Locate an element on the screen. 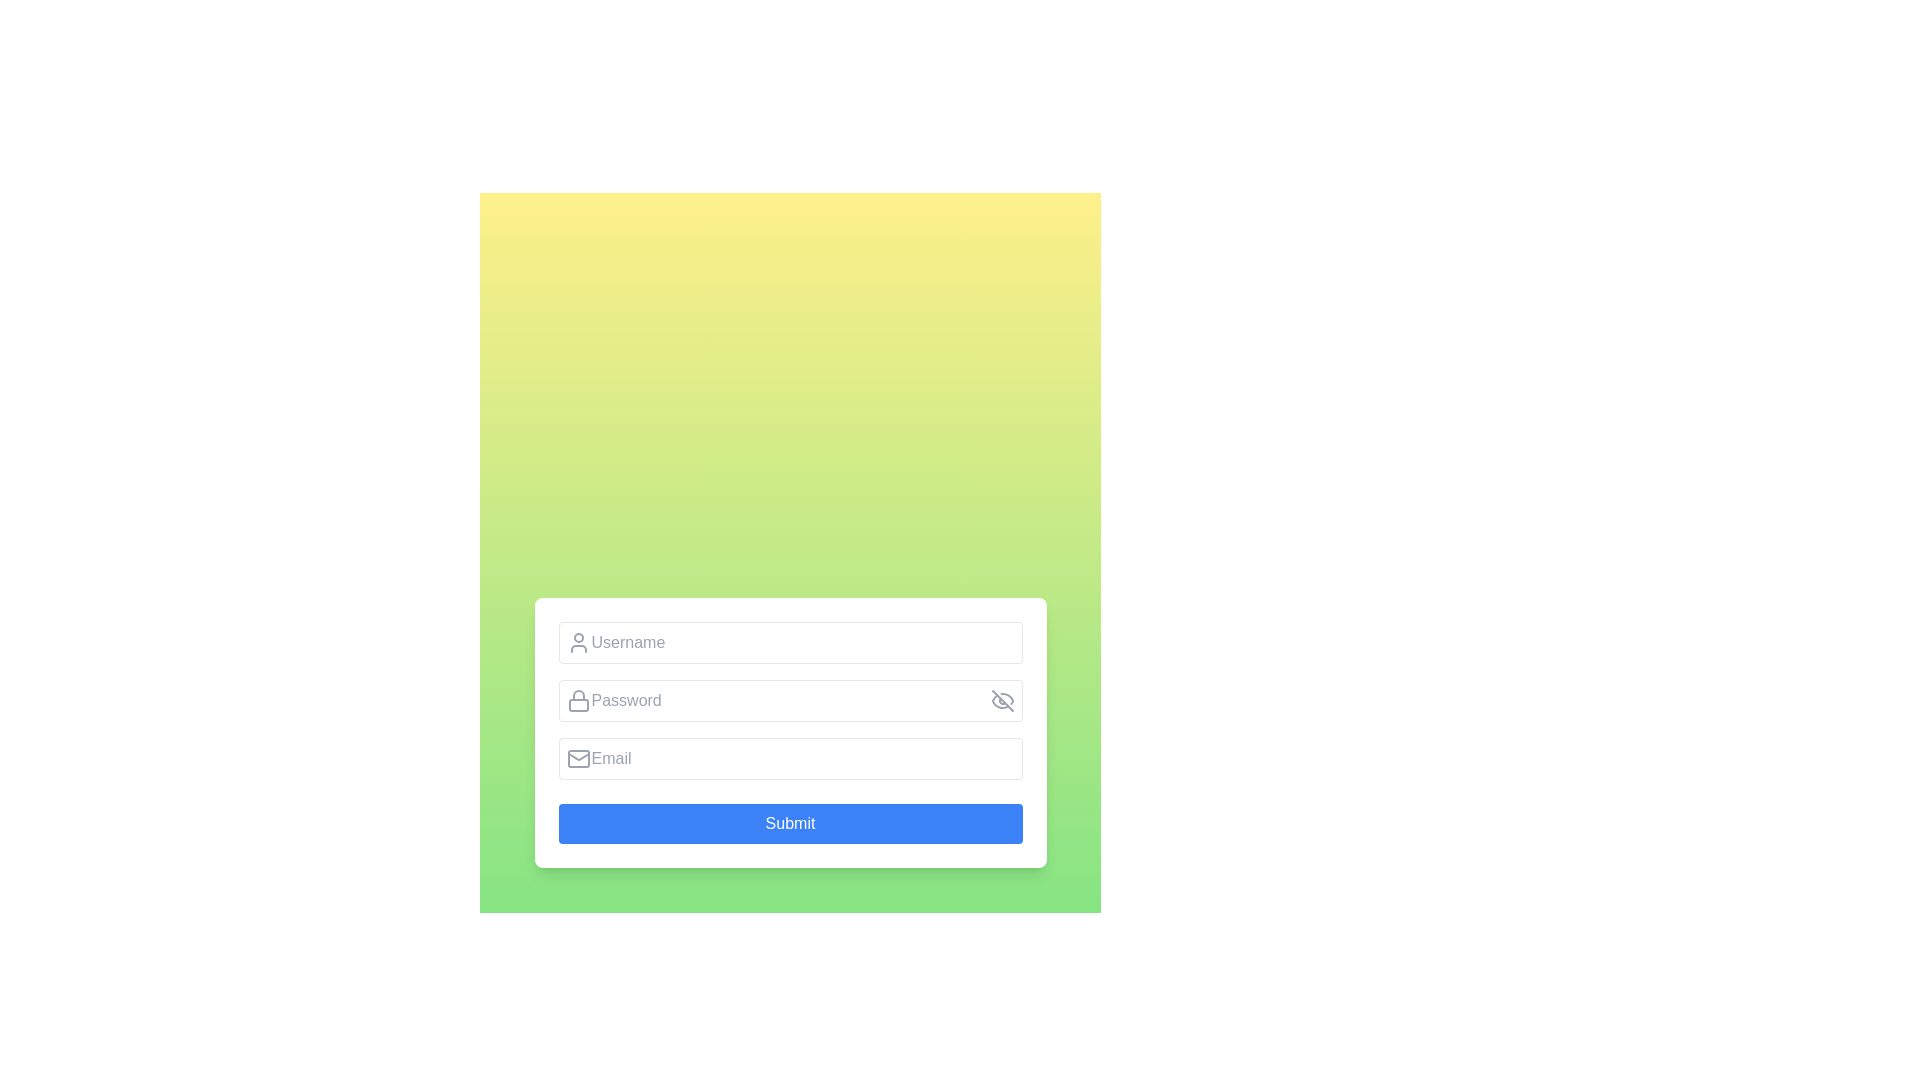 Image resolution: width=1920 pixels, height=1080 pixels. the lock icon which is positioned to the left of the 'Password' input field and has a gray stroke with a rounded rectangular base and a semi-circular loop on top is located at coordinates (577, 700).